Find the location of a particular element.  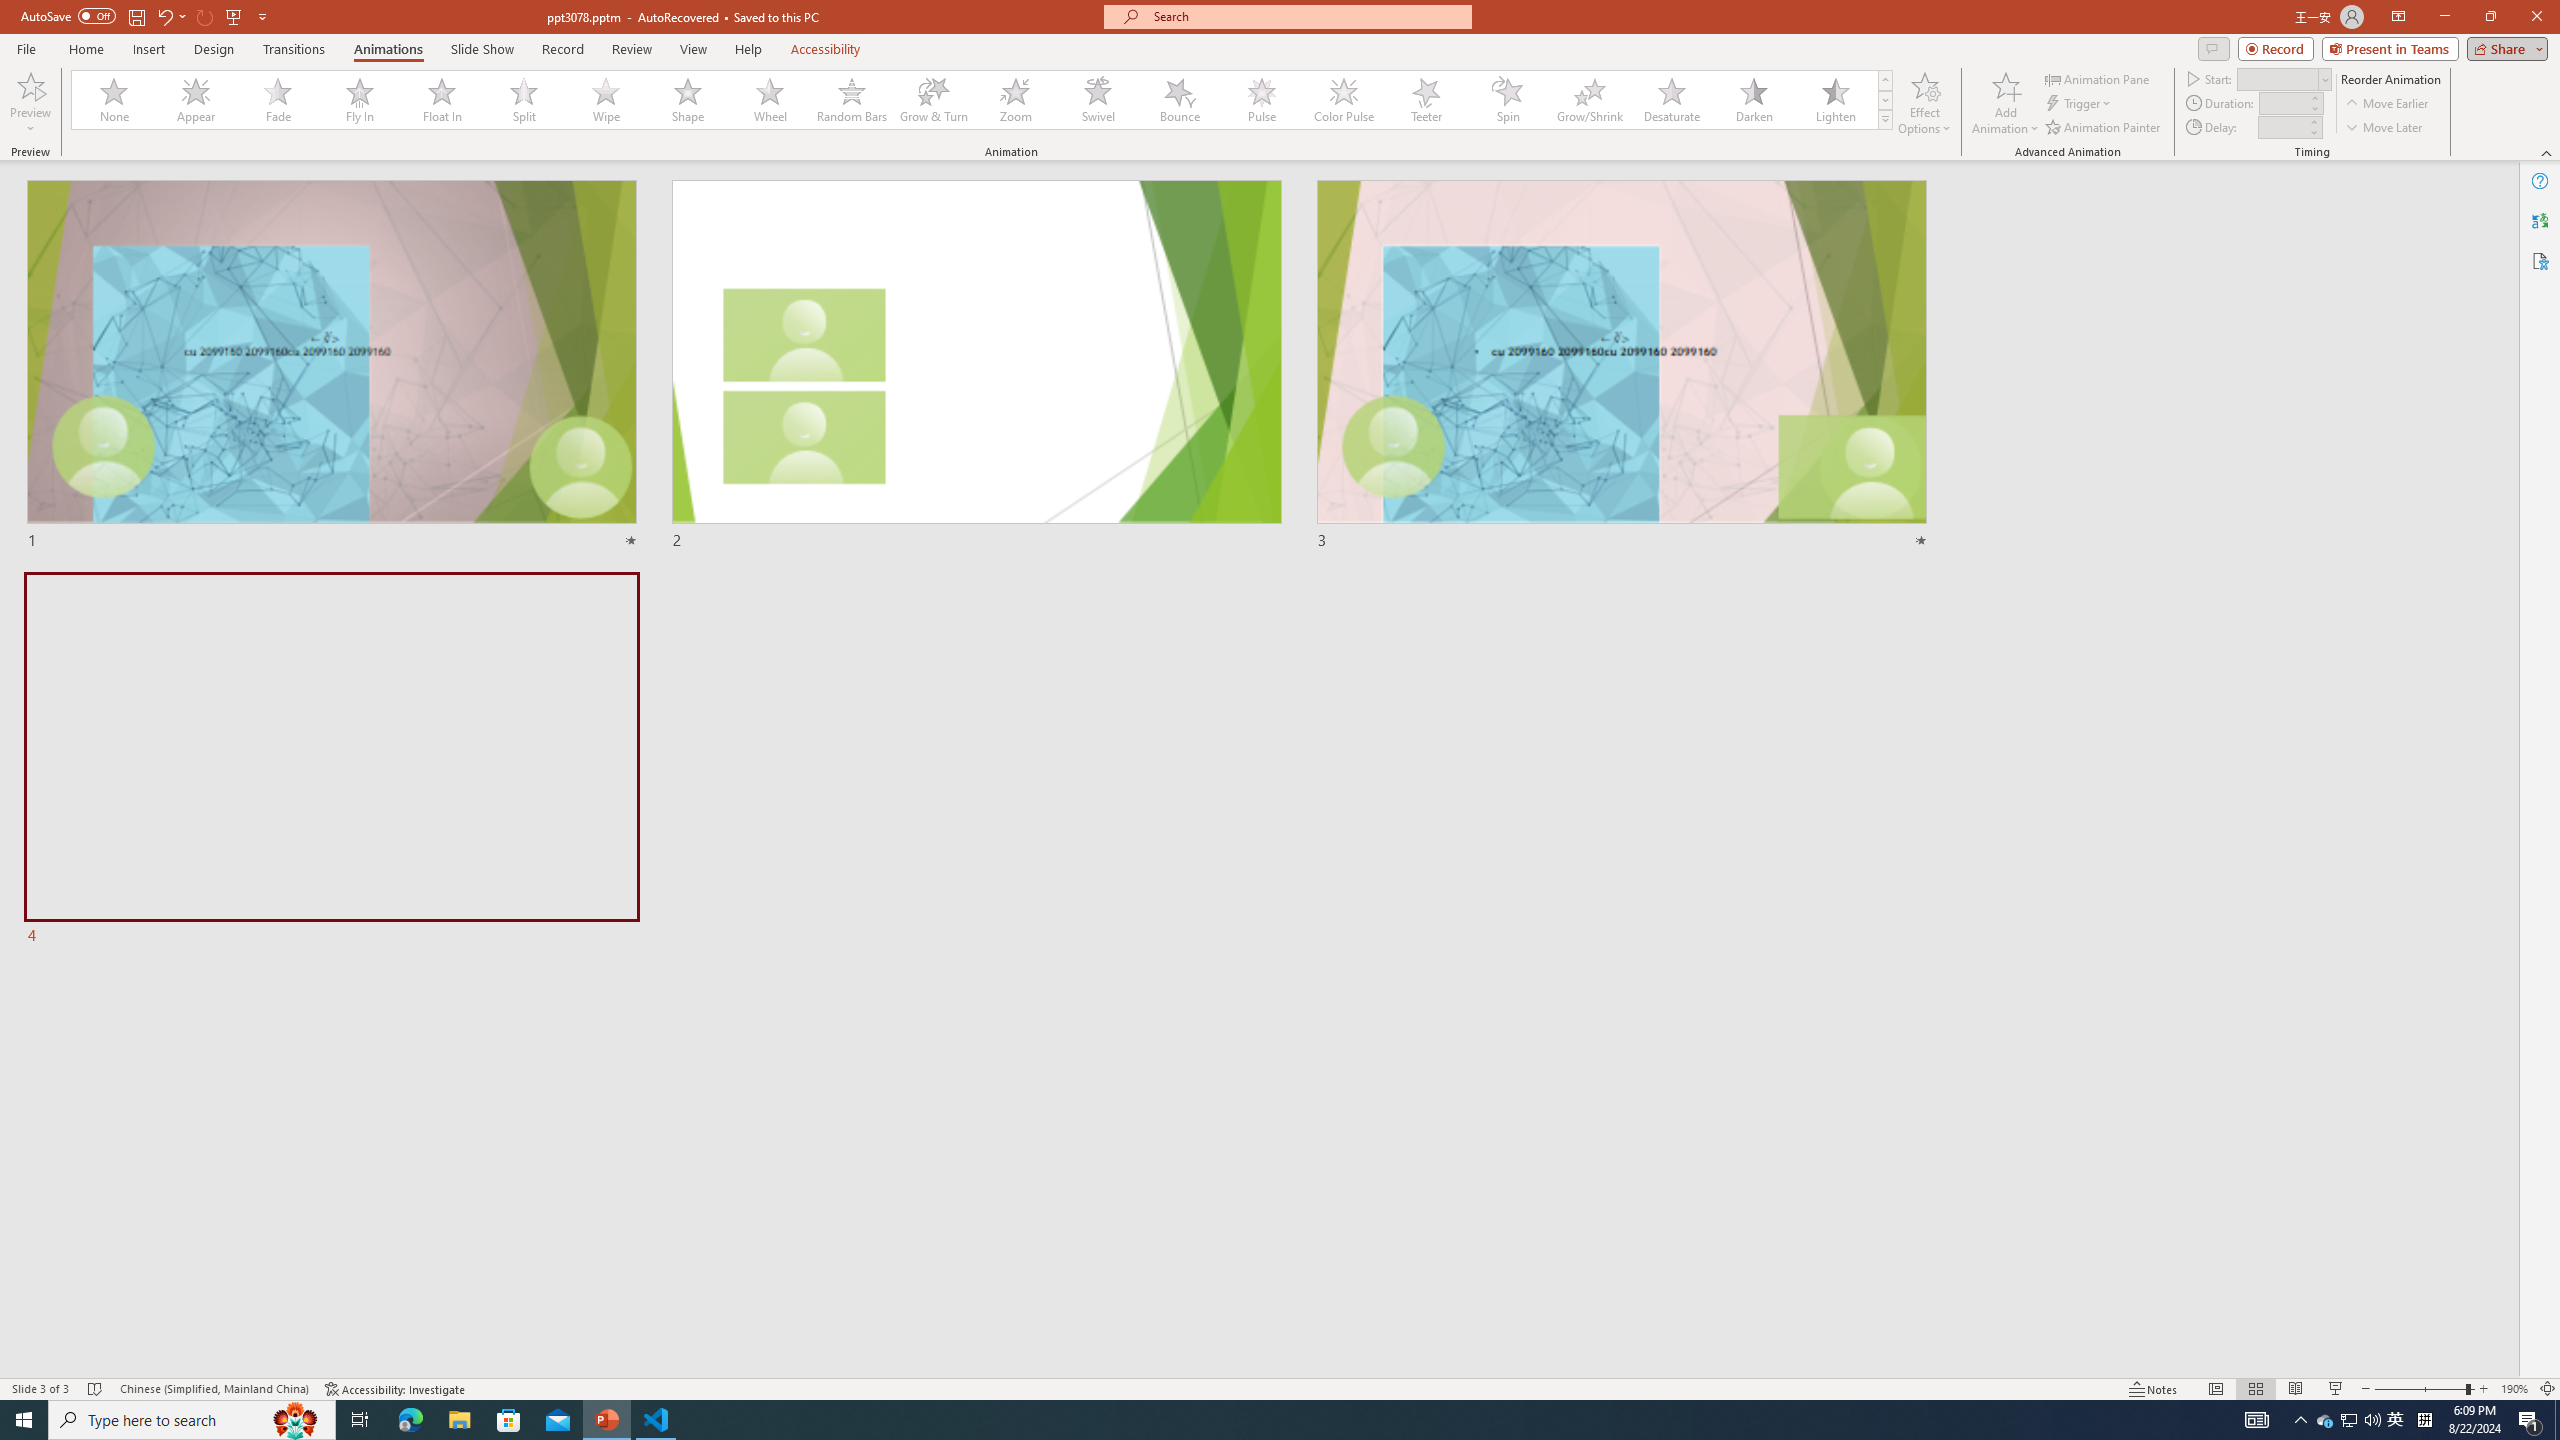

'Accessibility Checker Accessibility: Investigate' is located at coordinates (395, 1389).